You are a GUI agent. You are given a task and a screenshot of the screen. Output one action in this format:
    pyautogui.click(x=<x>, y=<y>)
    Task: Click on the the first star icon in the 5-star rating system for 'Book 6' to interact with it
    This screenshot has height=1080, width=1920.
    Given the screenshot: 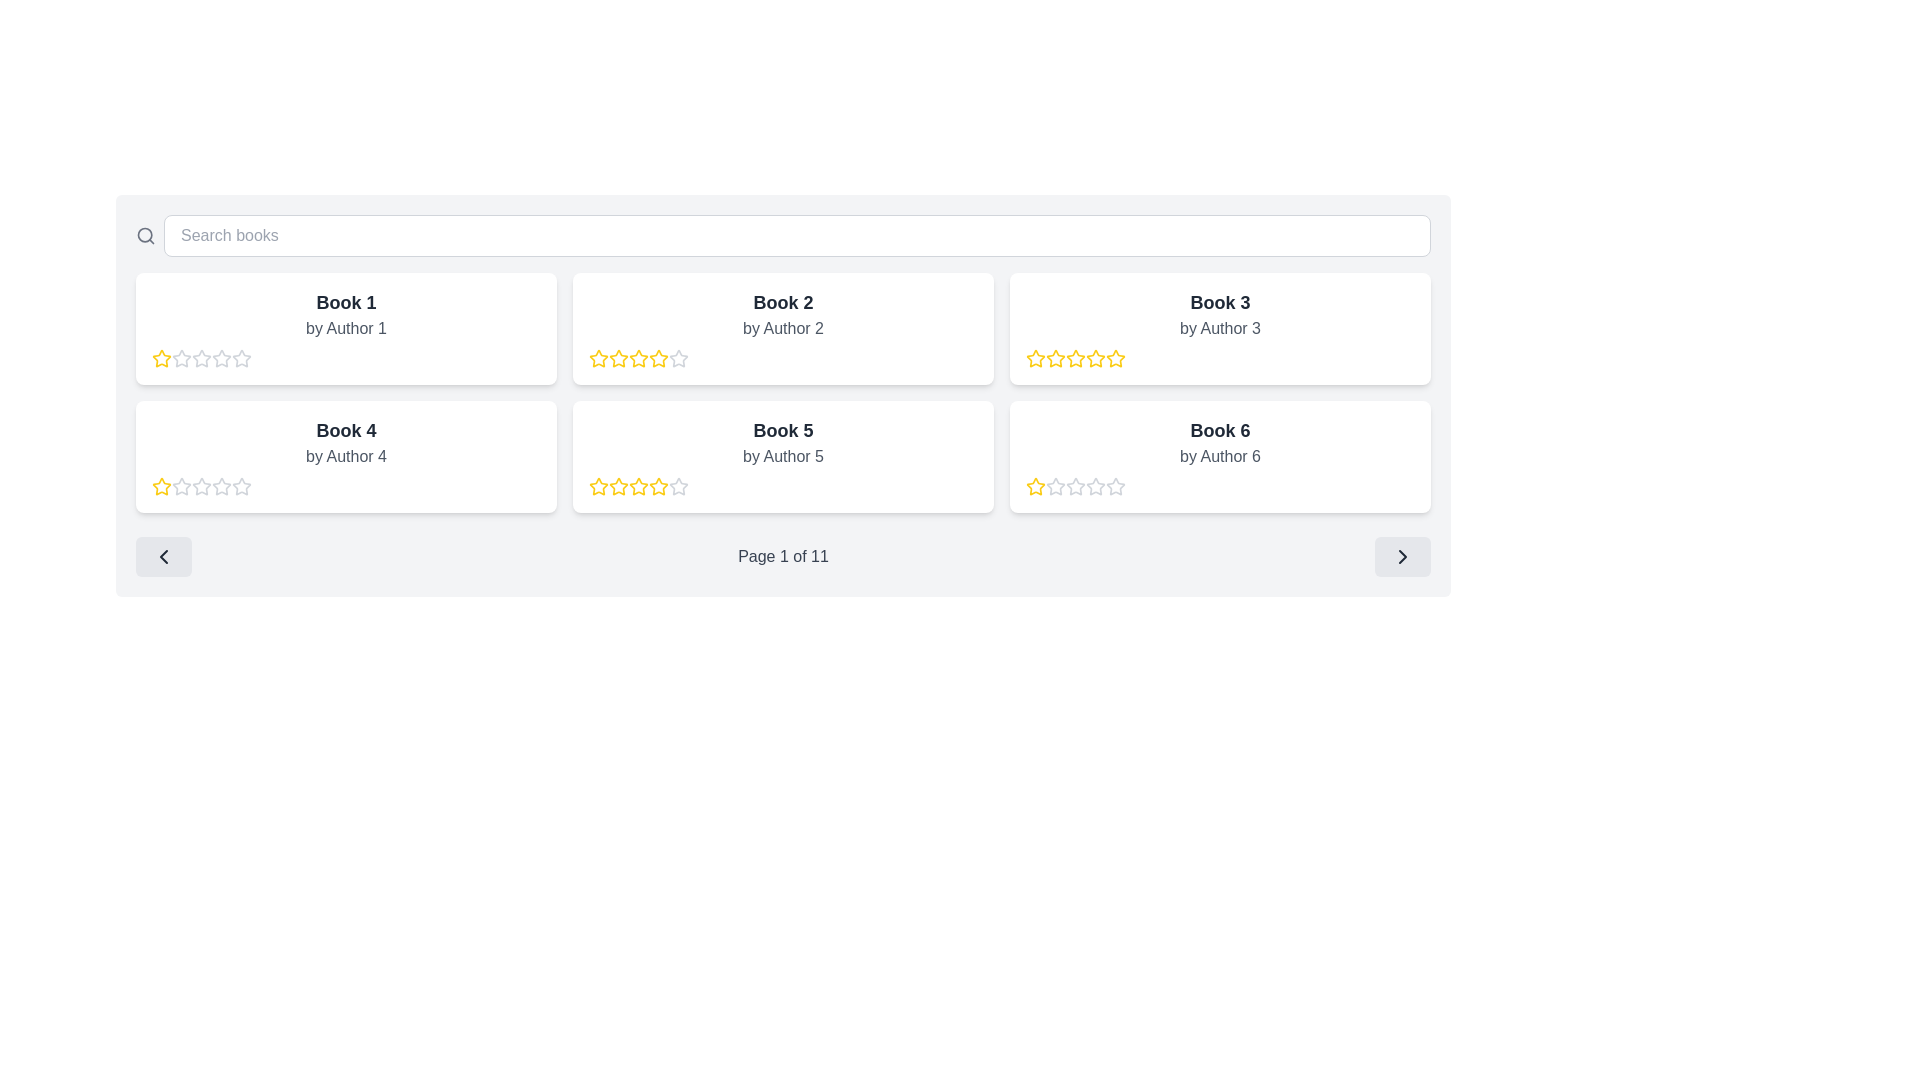 What is the action you would take?
    pyautogui.click(x=1036, y=486)
    